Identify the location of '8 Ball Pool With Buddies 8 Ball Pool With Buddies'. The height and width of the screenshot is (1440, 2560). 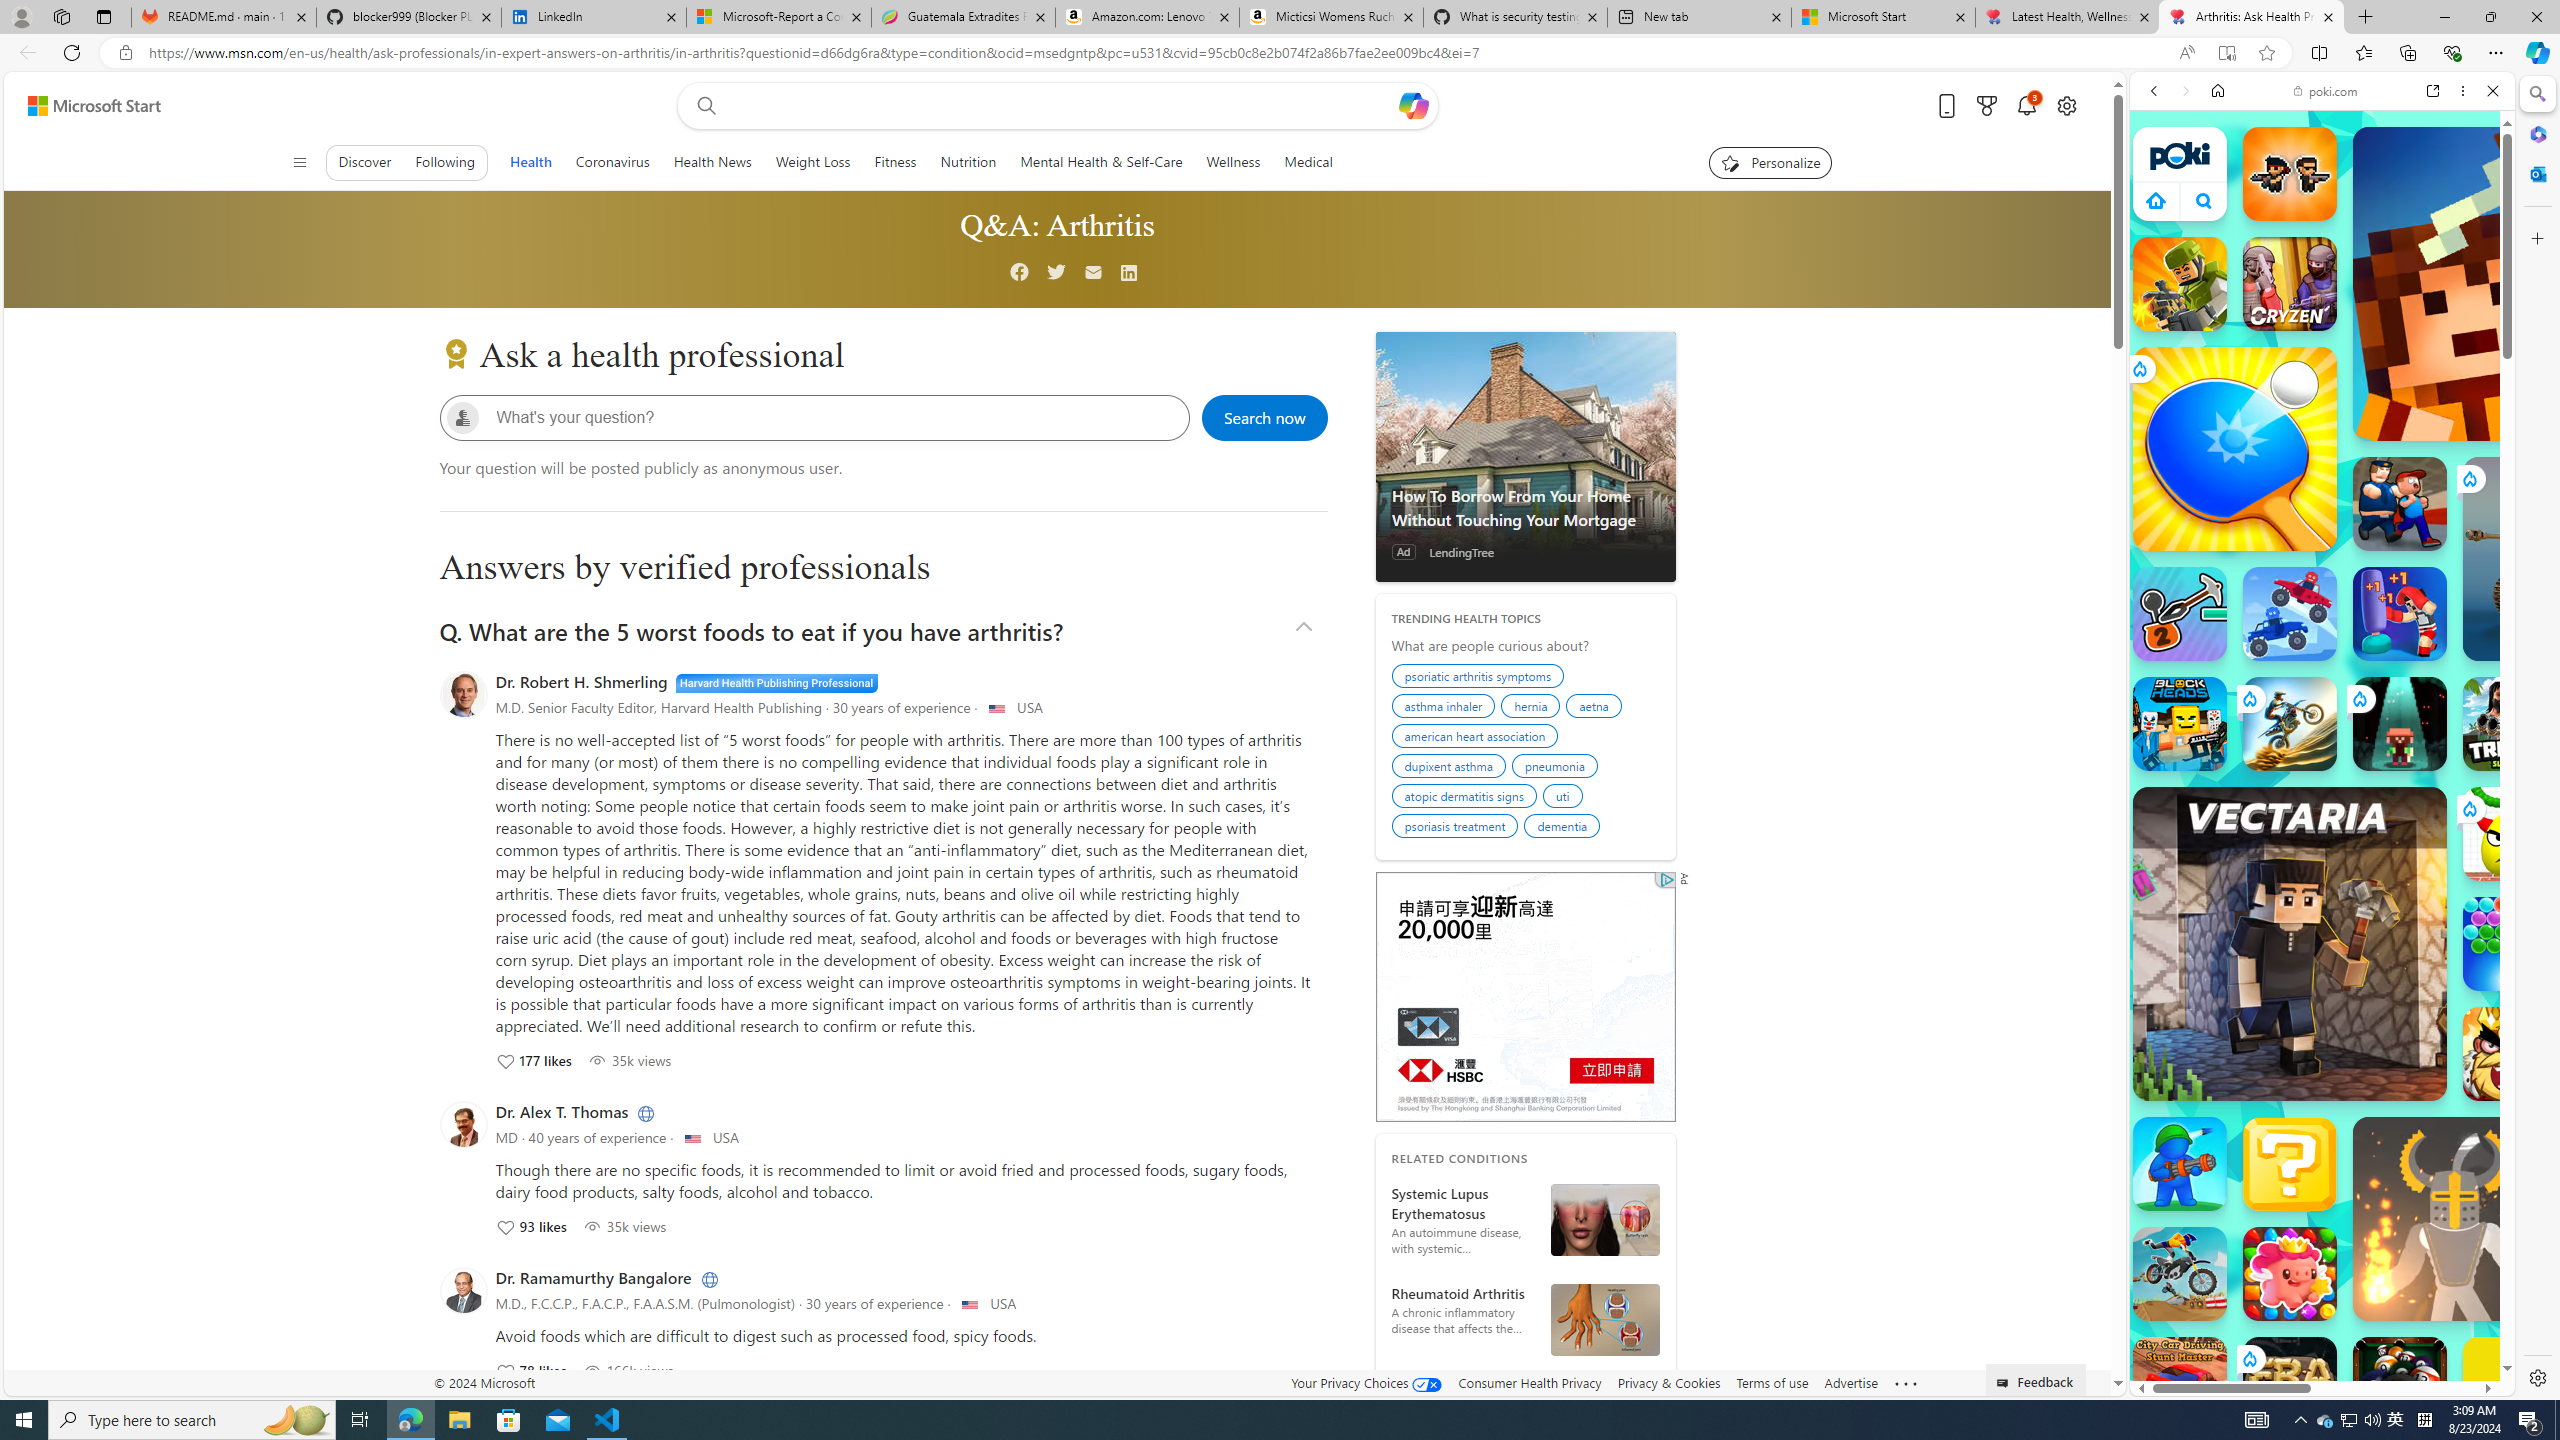
(2400, 1382).